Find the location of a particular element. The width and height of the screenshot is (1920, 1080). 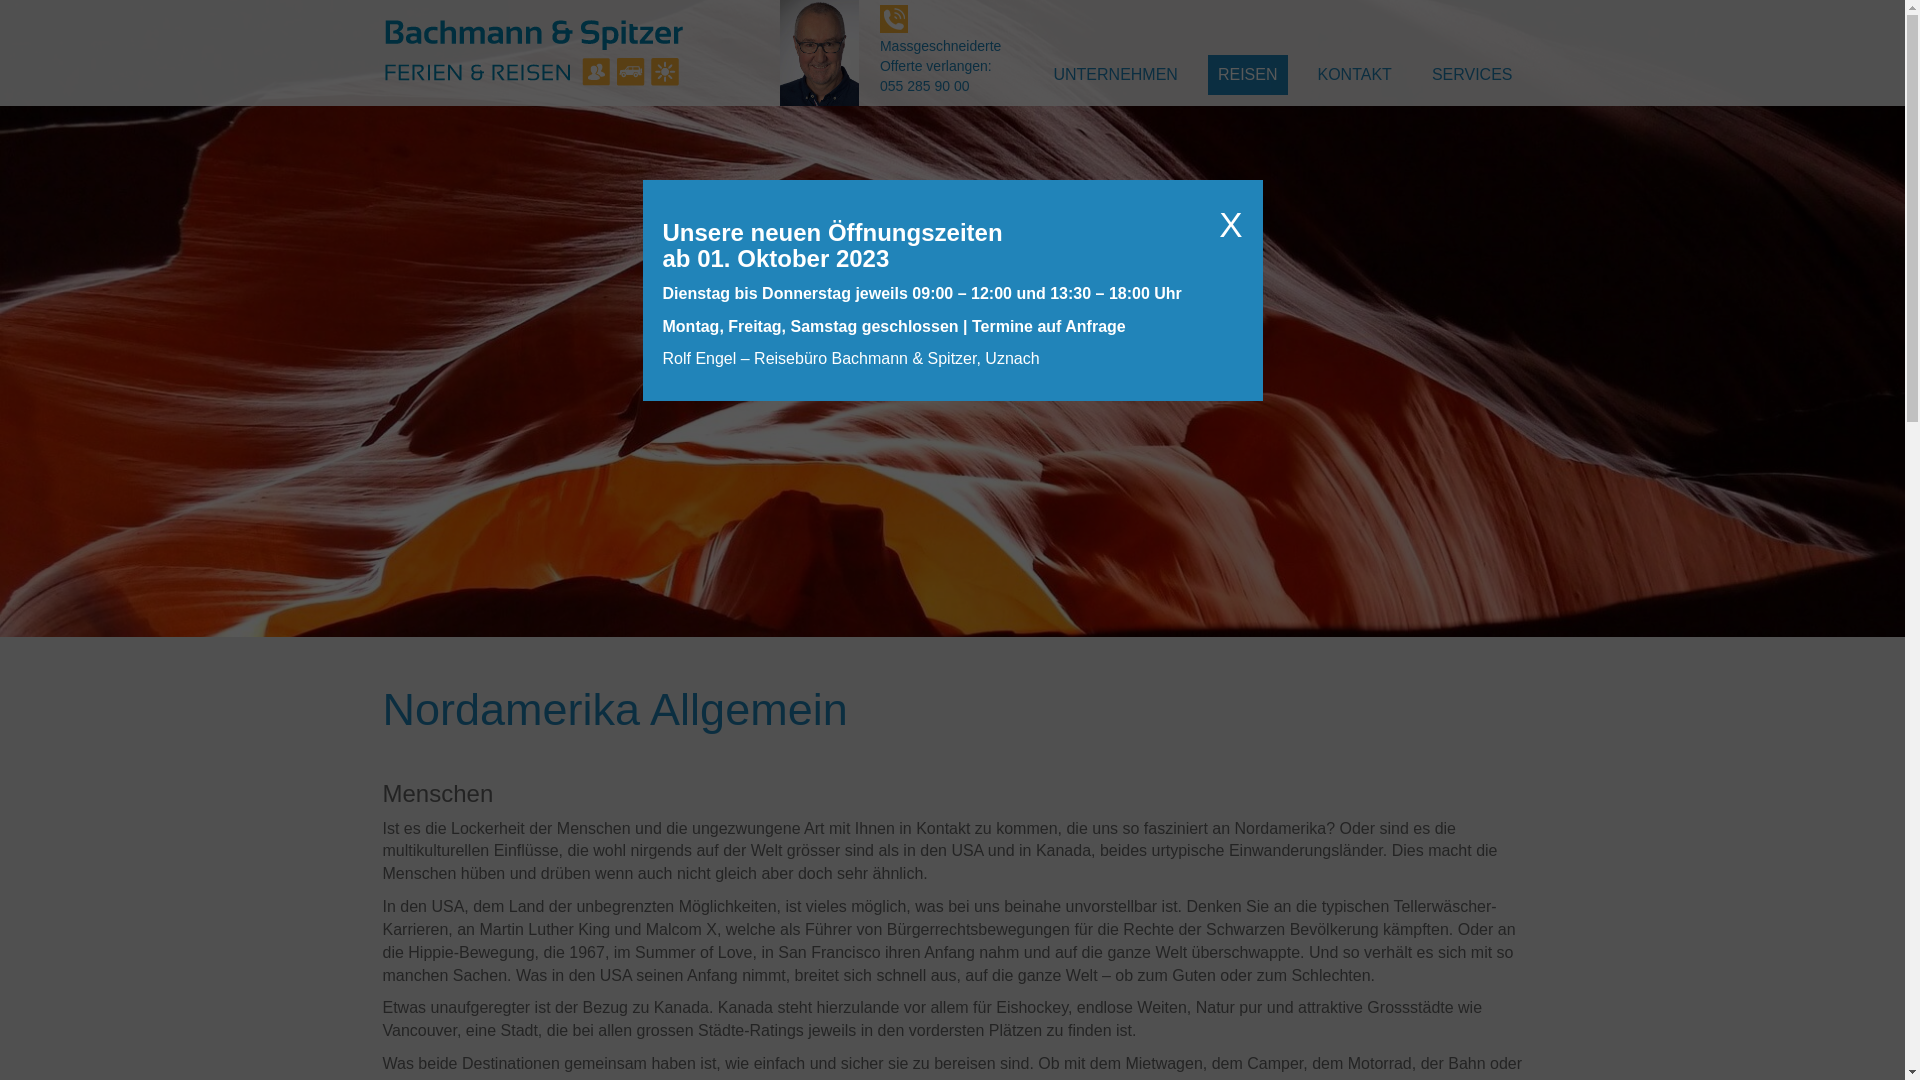

'KONTAKT' is located at coordinates (1354, 73).